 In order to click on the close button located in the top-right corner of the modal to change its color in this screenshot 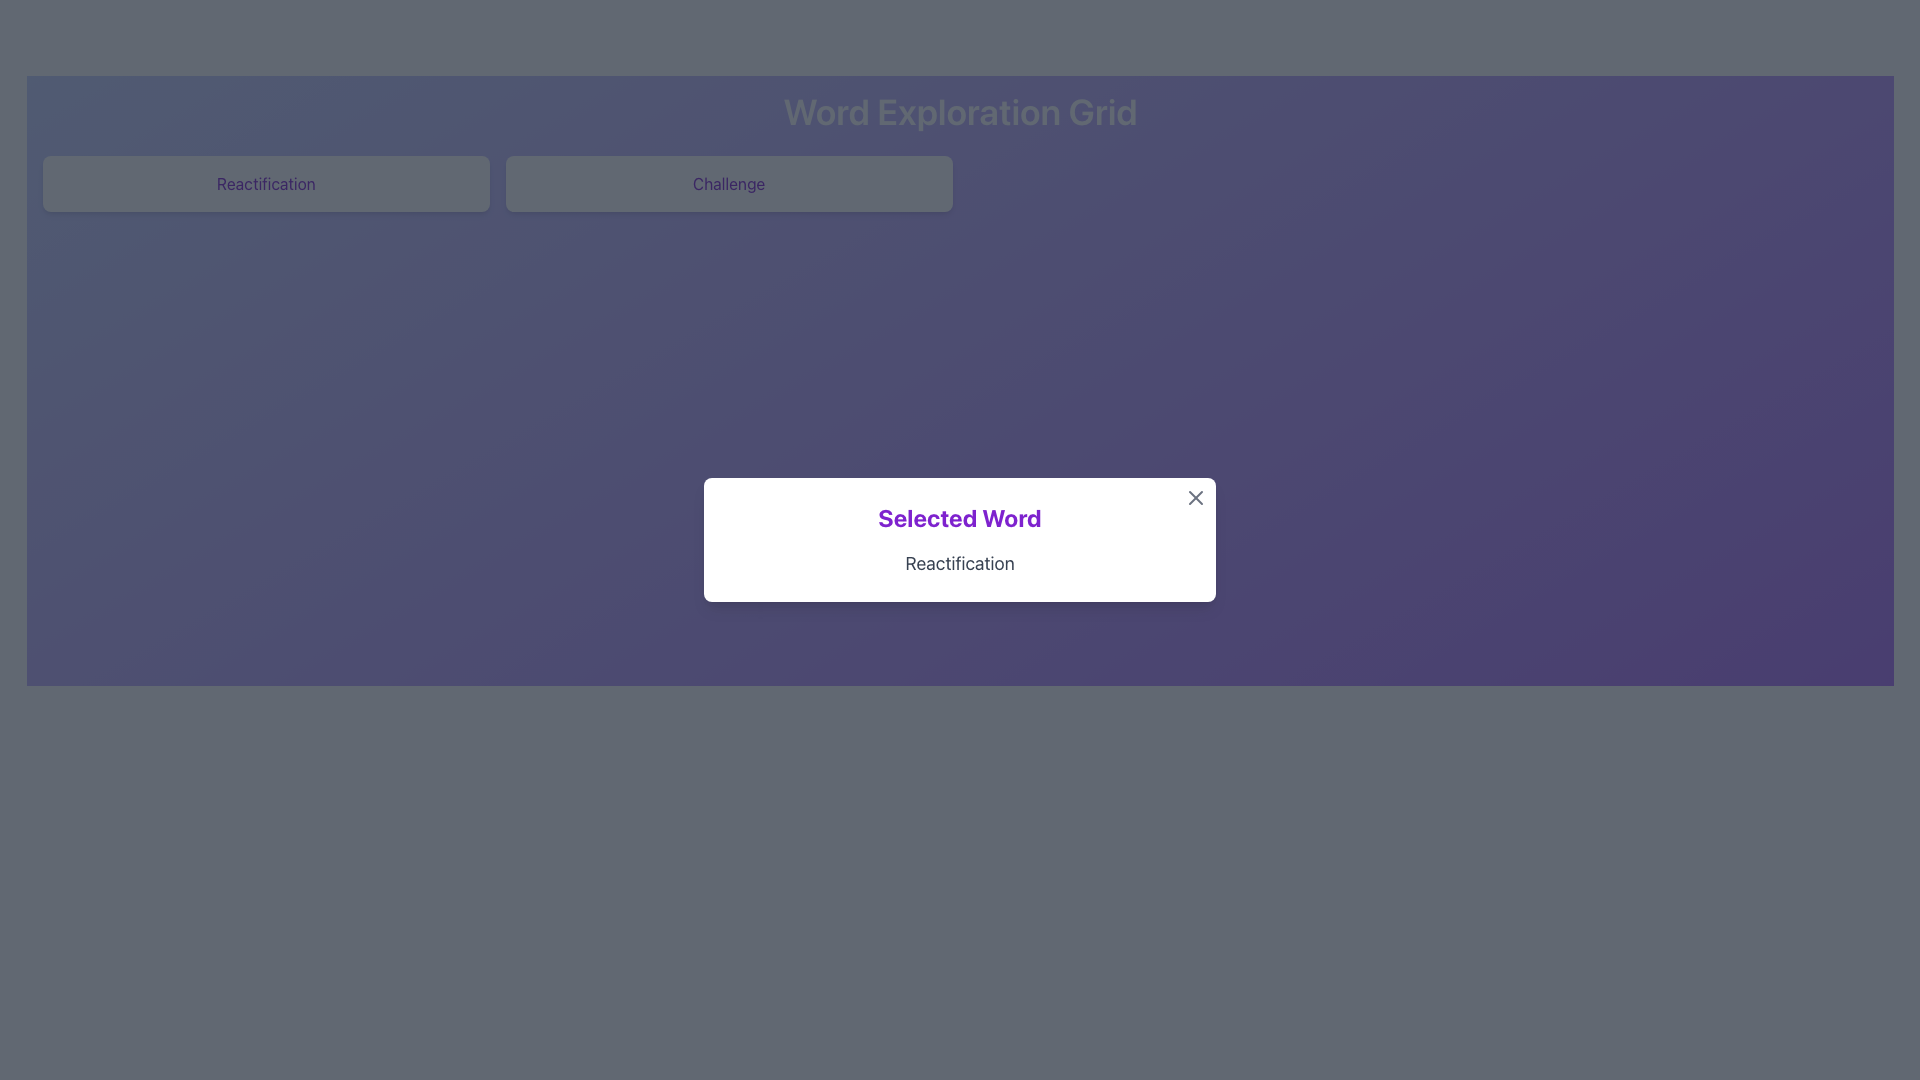, I will do `click(1195, 496)`.